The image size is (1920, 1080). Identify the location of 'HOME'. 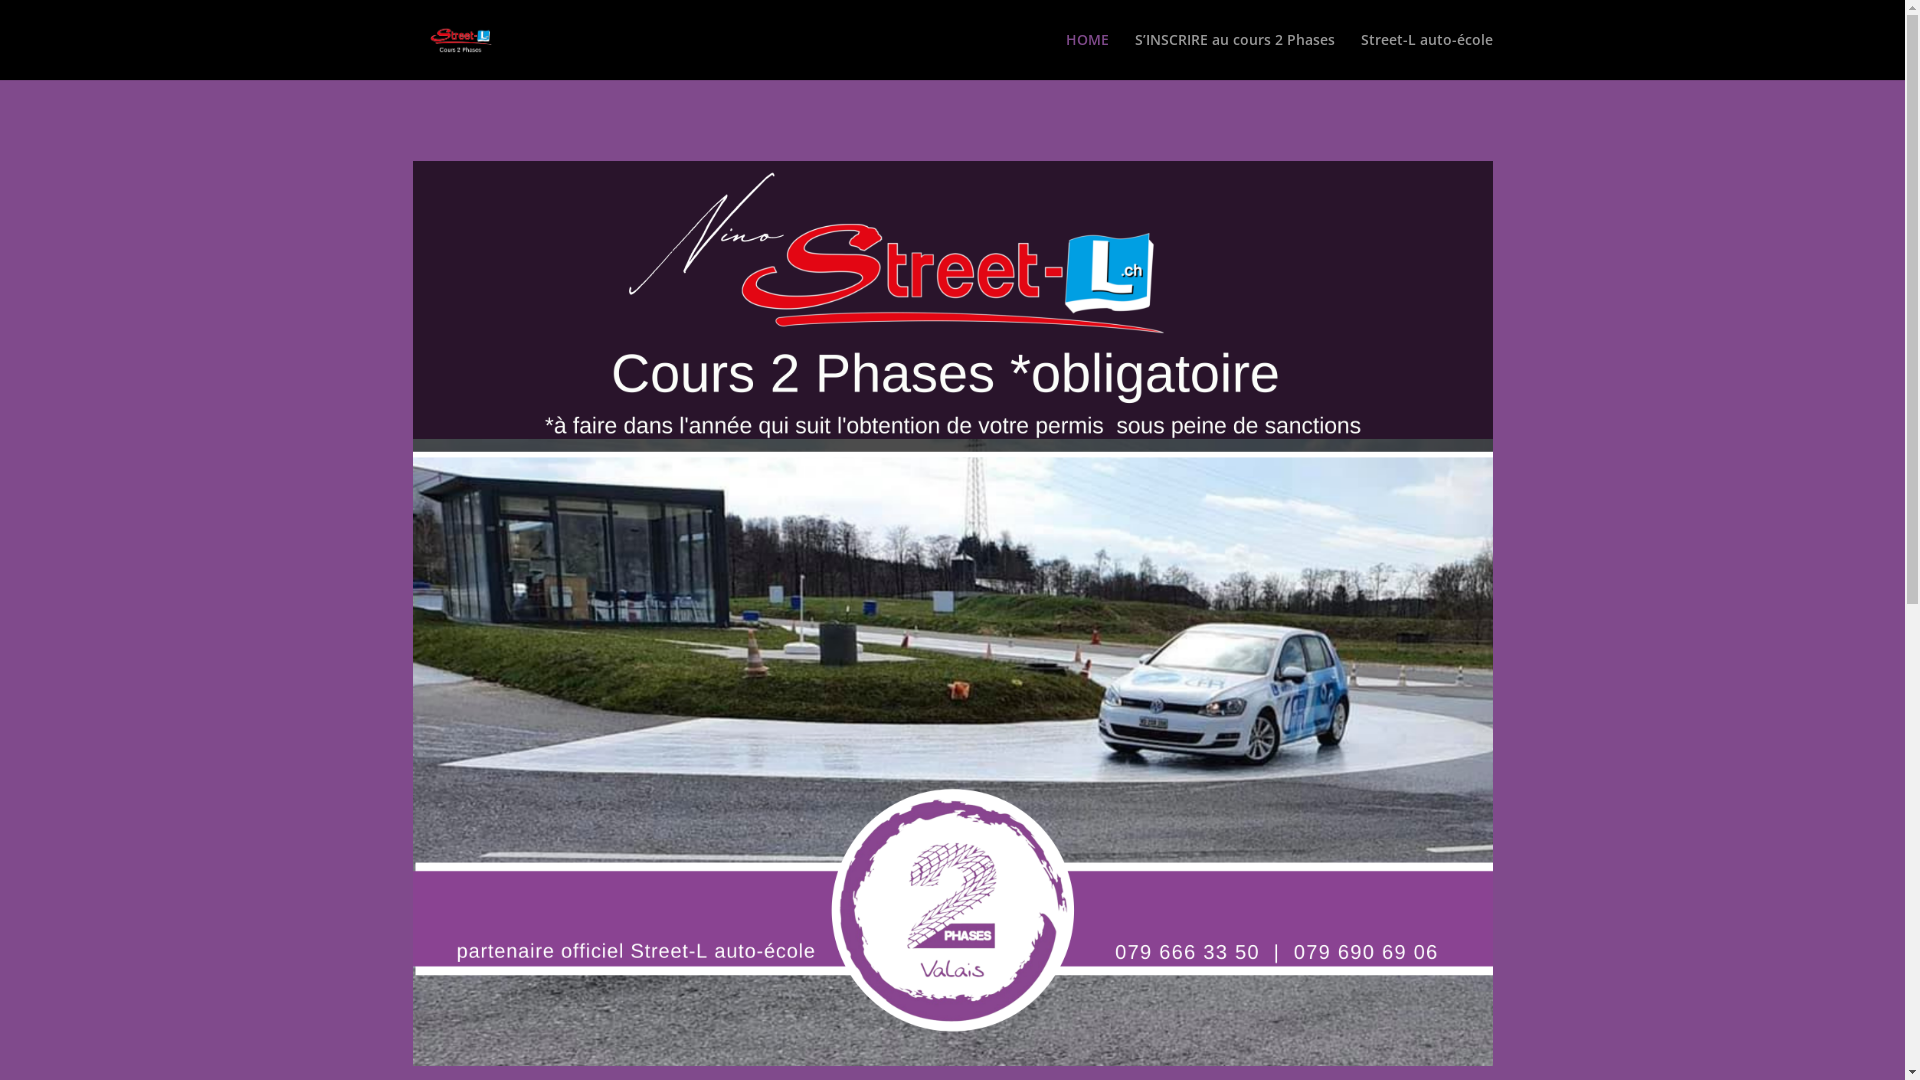
(1064, 55).